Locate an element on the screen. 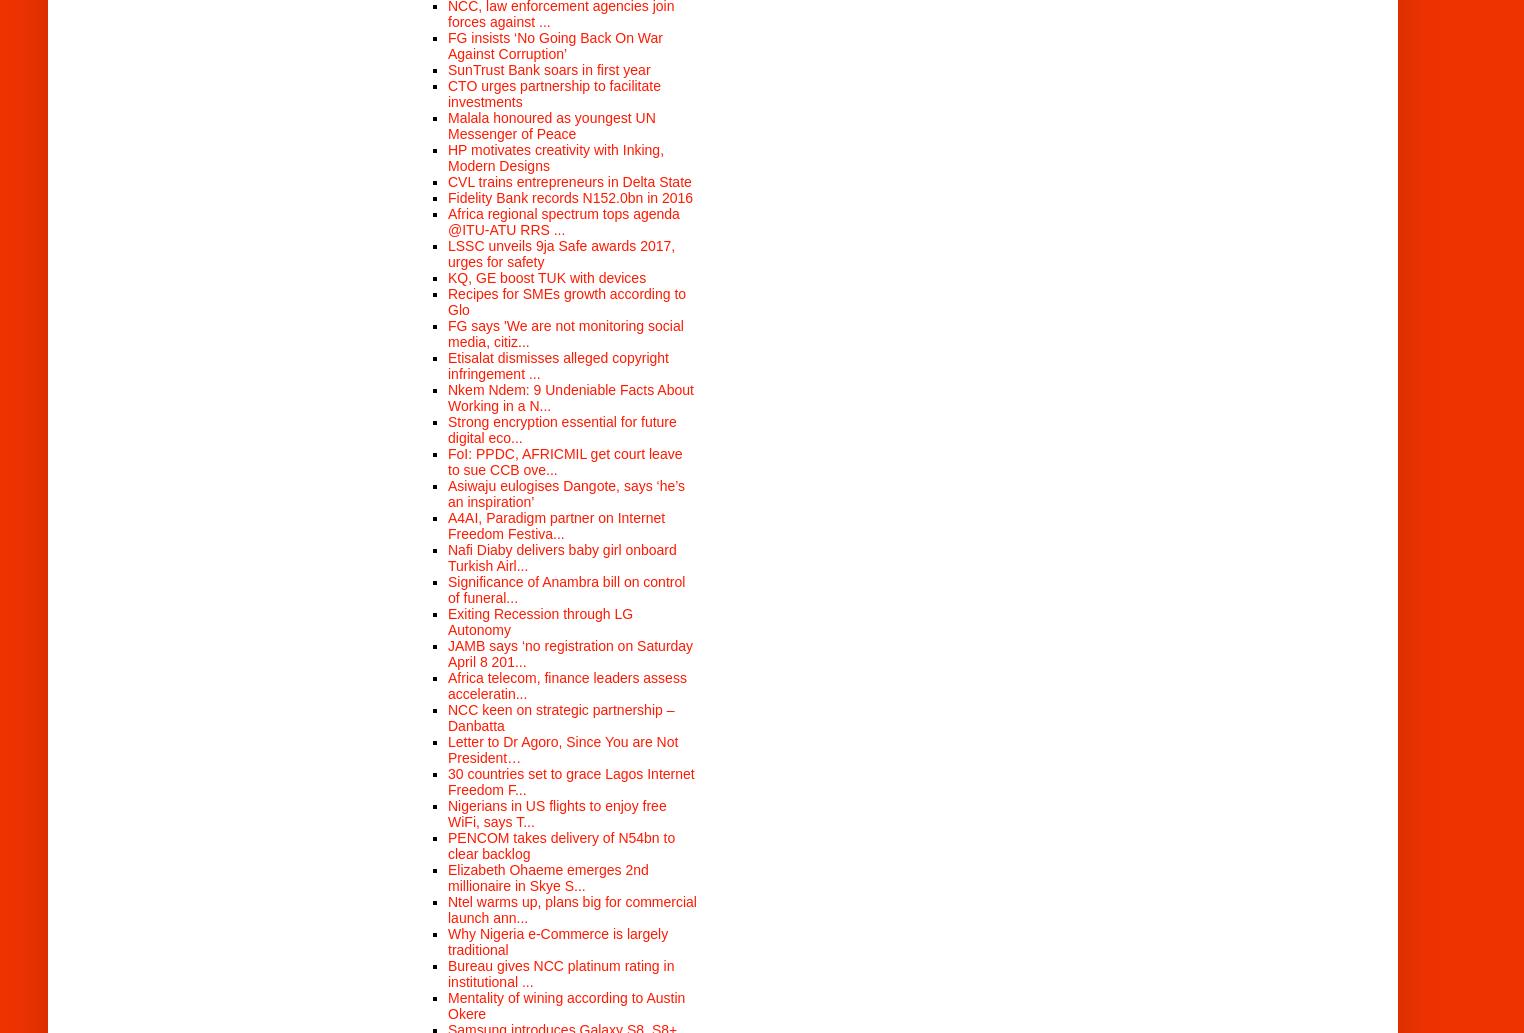 The height and width of the screenshot is (1033, 1524). 'FG insists ‘No Going Back On War Against Corruption’' is located at coordinates (554, 45).